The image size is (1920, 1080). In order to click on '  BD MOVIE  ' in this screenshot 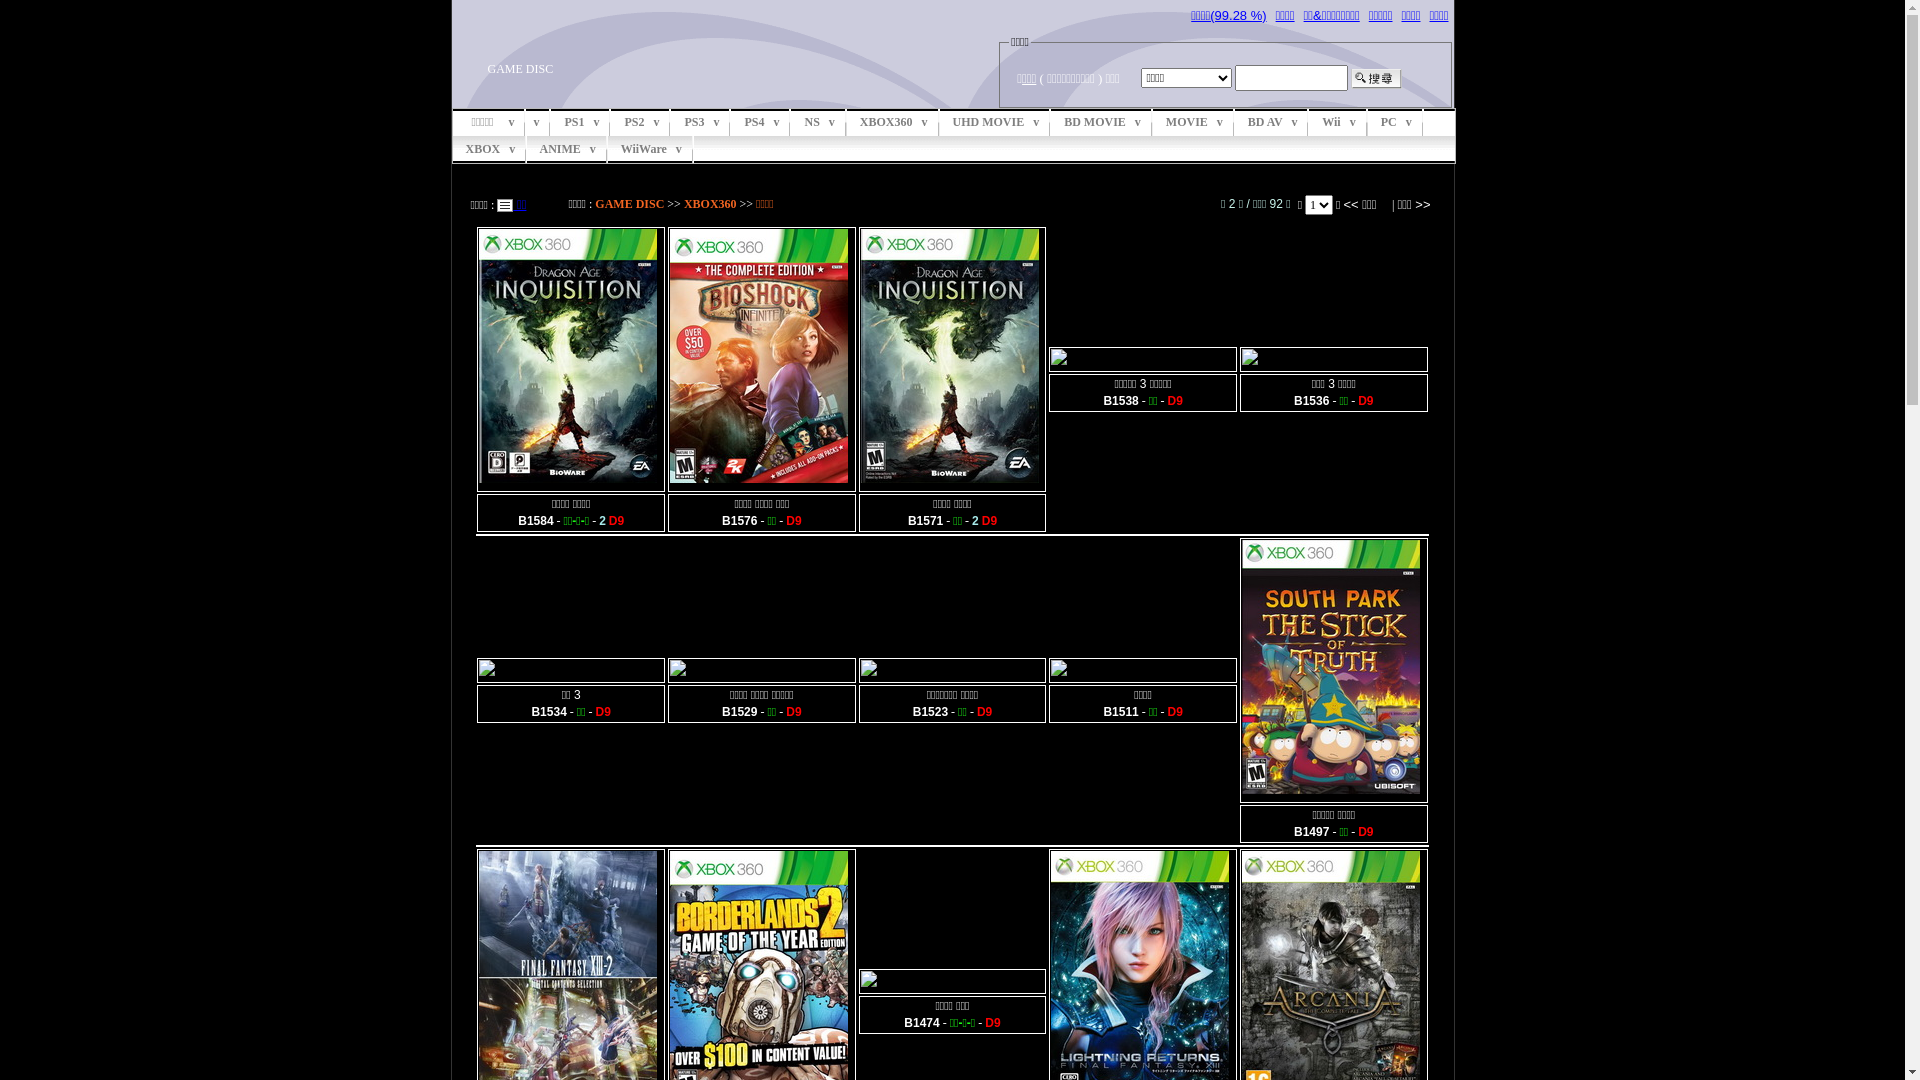, I will do `click(1101, 122)`.